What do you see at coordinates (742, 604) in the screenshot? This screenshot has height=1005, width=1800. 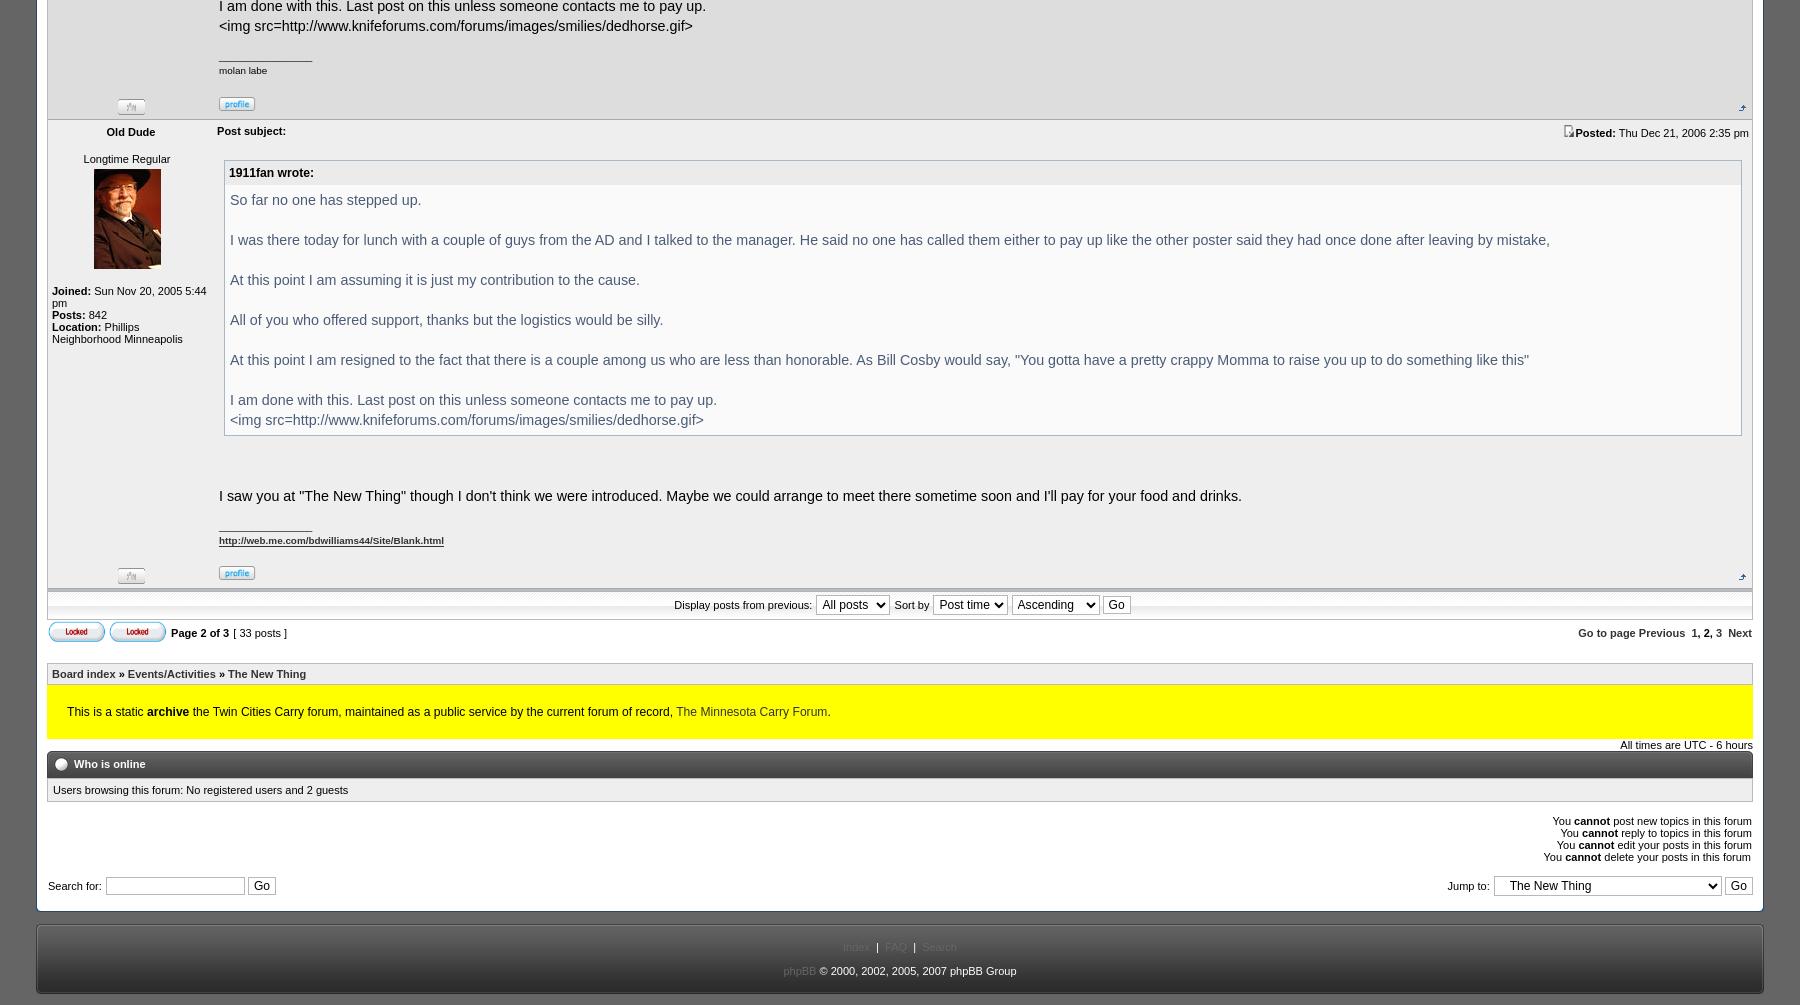 I see `'Display posts from previous:'` at bounding box center [742, 604].